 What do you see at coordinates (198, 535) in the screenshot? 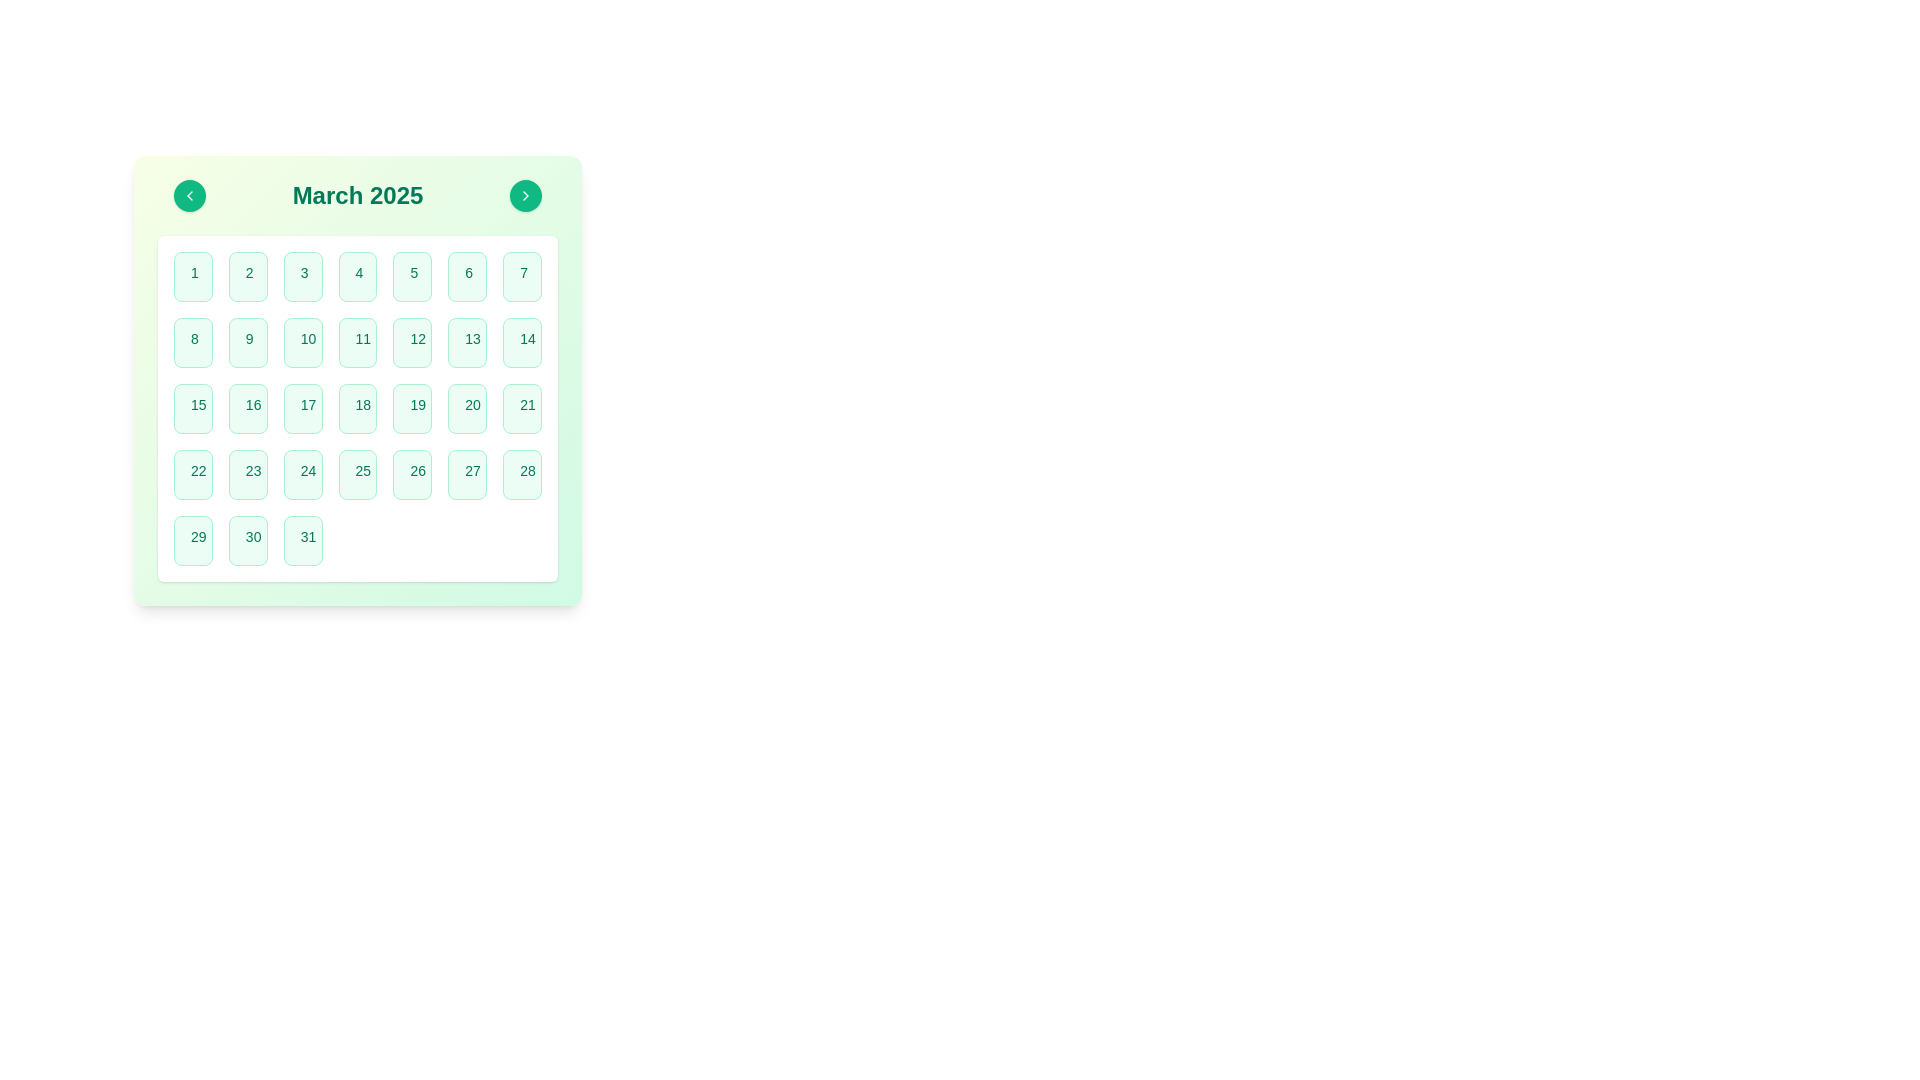
I see `the text label representing the date '29' in the calendar interface` at bounding box center [198, 535].